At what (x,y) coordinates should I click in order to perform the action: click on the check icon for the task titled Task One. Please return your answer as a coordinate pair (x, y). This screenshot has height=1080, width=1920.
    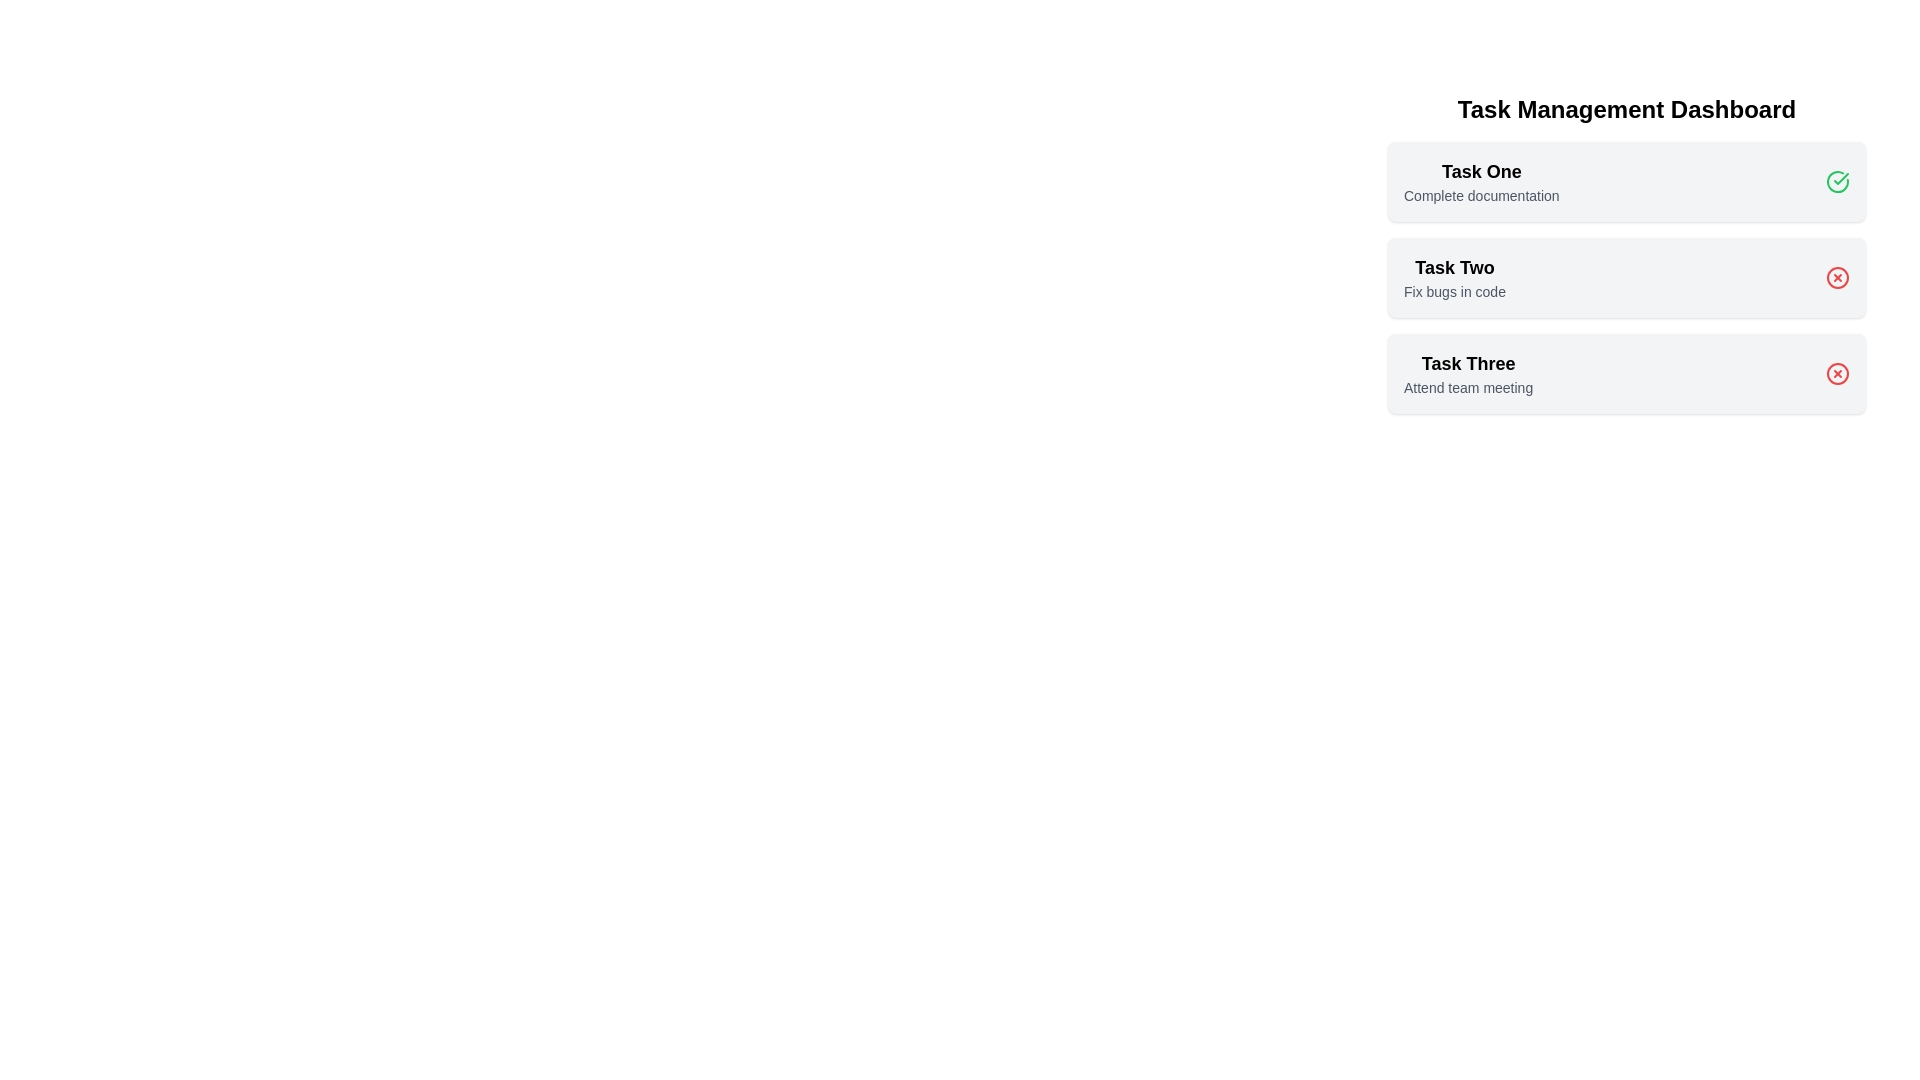
    Looking at the image, I should click on (1838, 181).